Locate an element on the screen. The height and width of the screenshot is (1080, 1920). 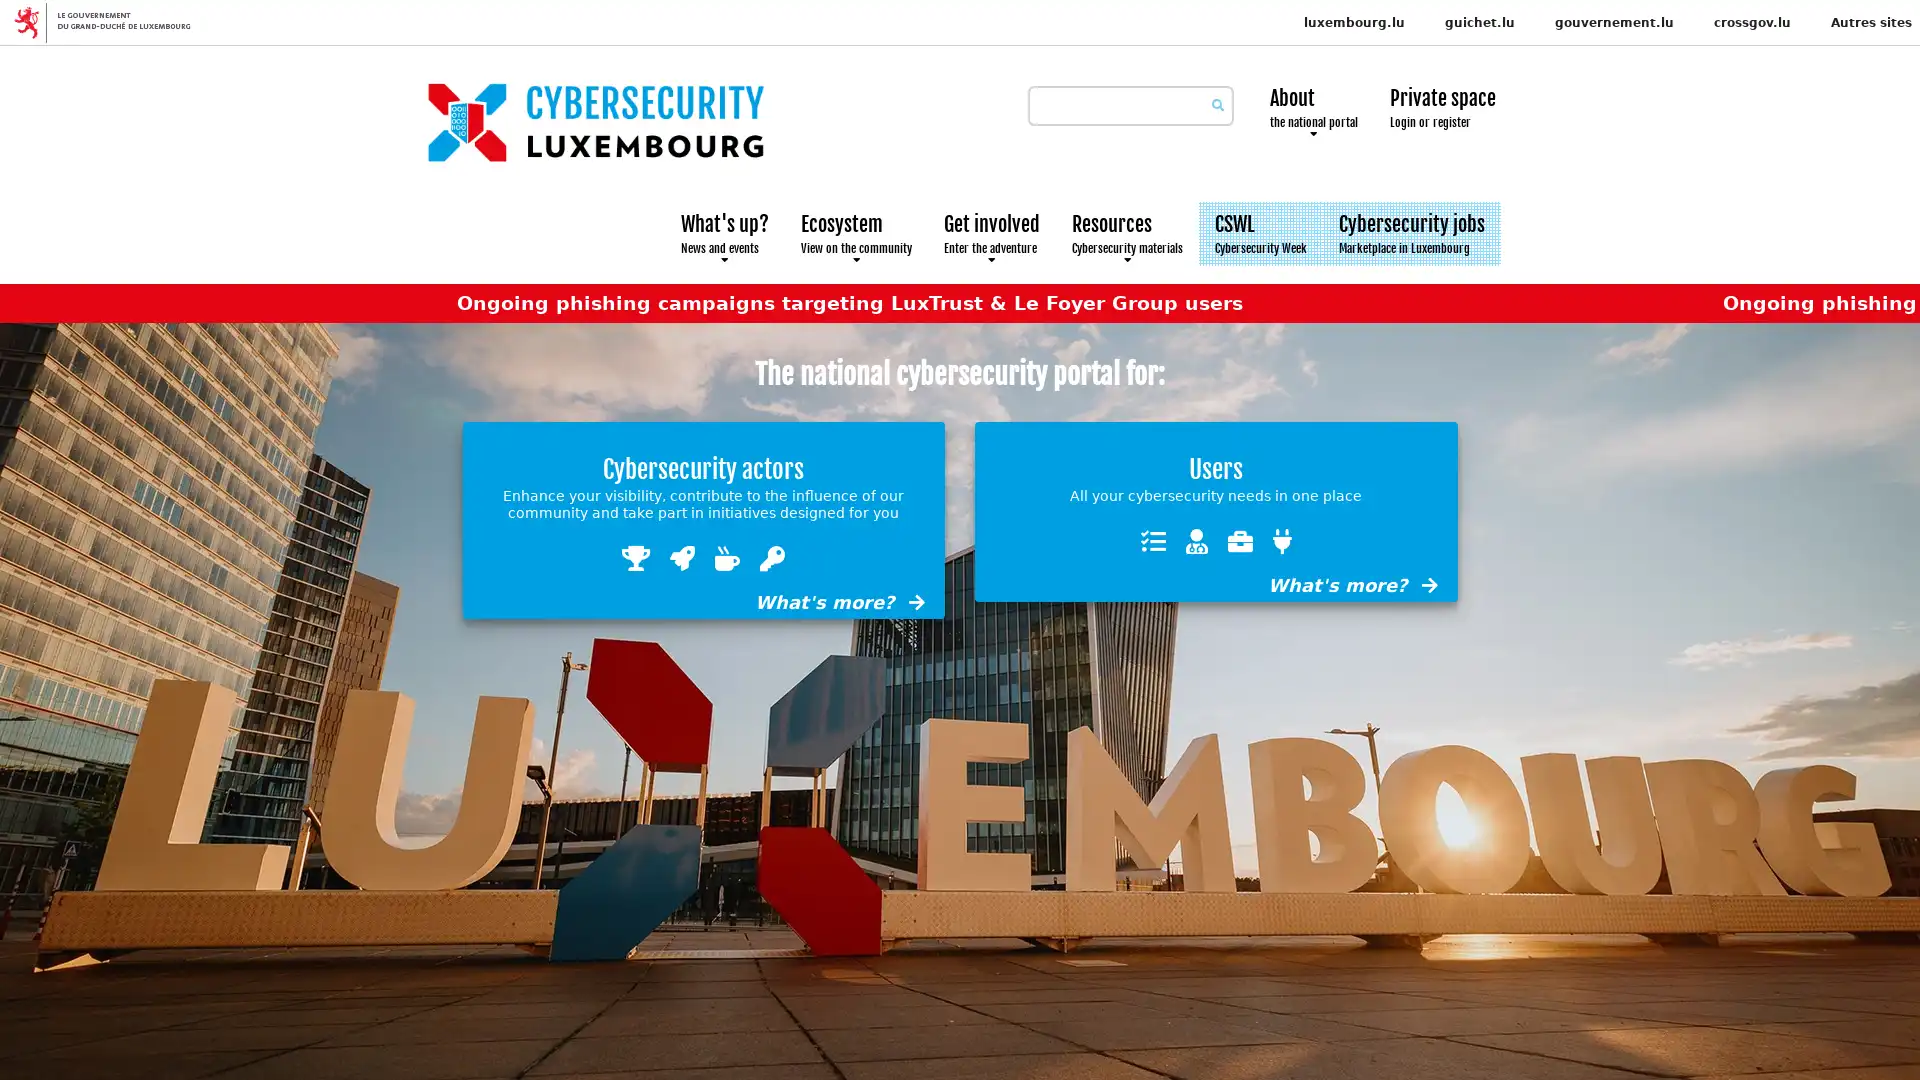
Cybersecurity jobs Marketplace in Luxembourg is located at coordinates (1410, 233).